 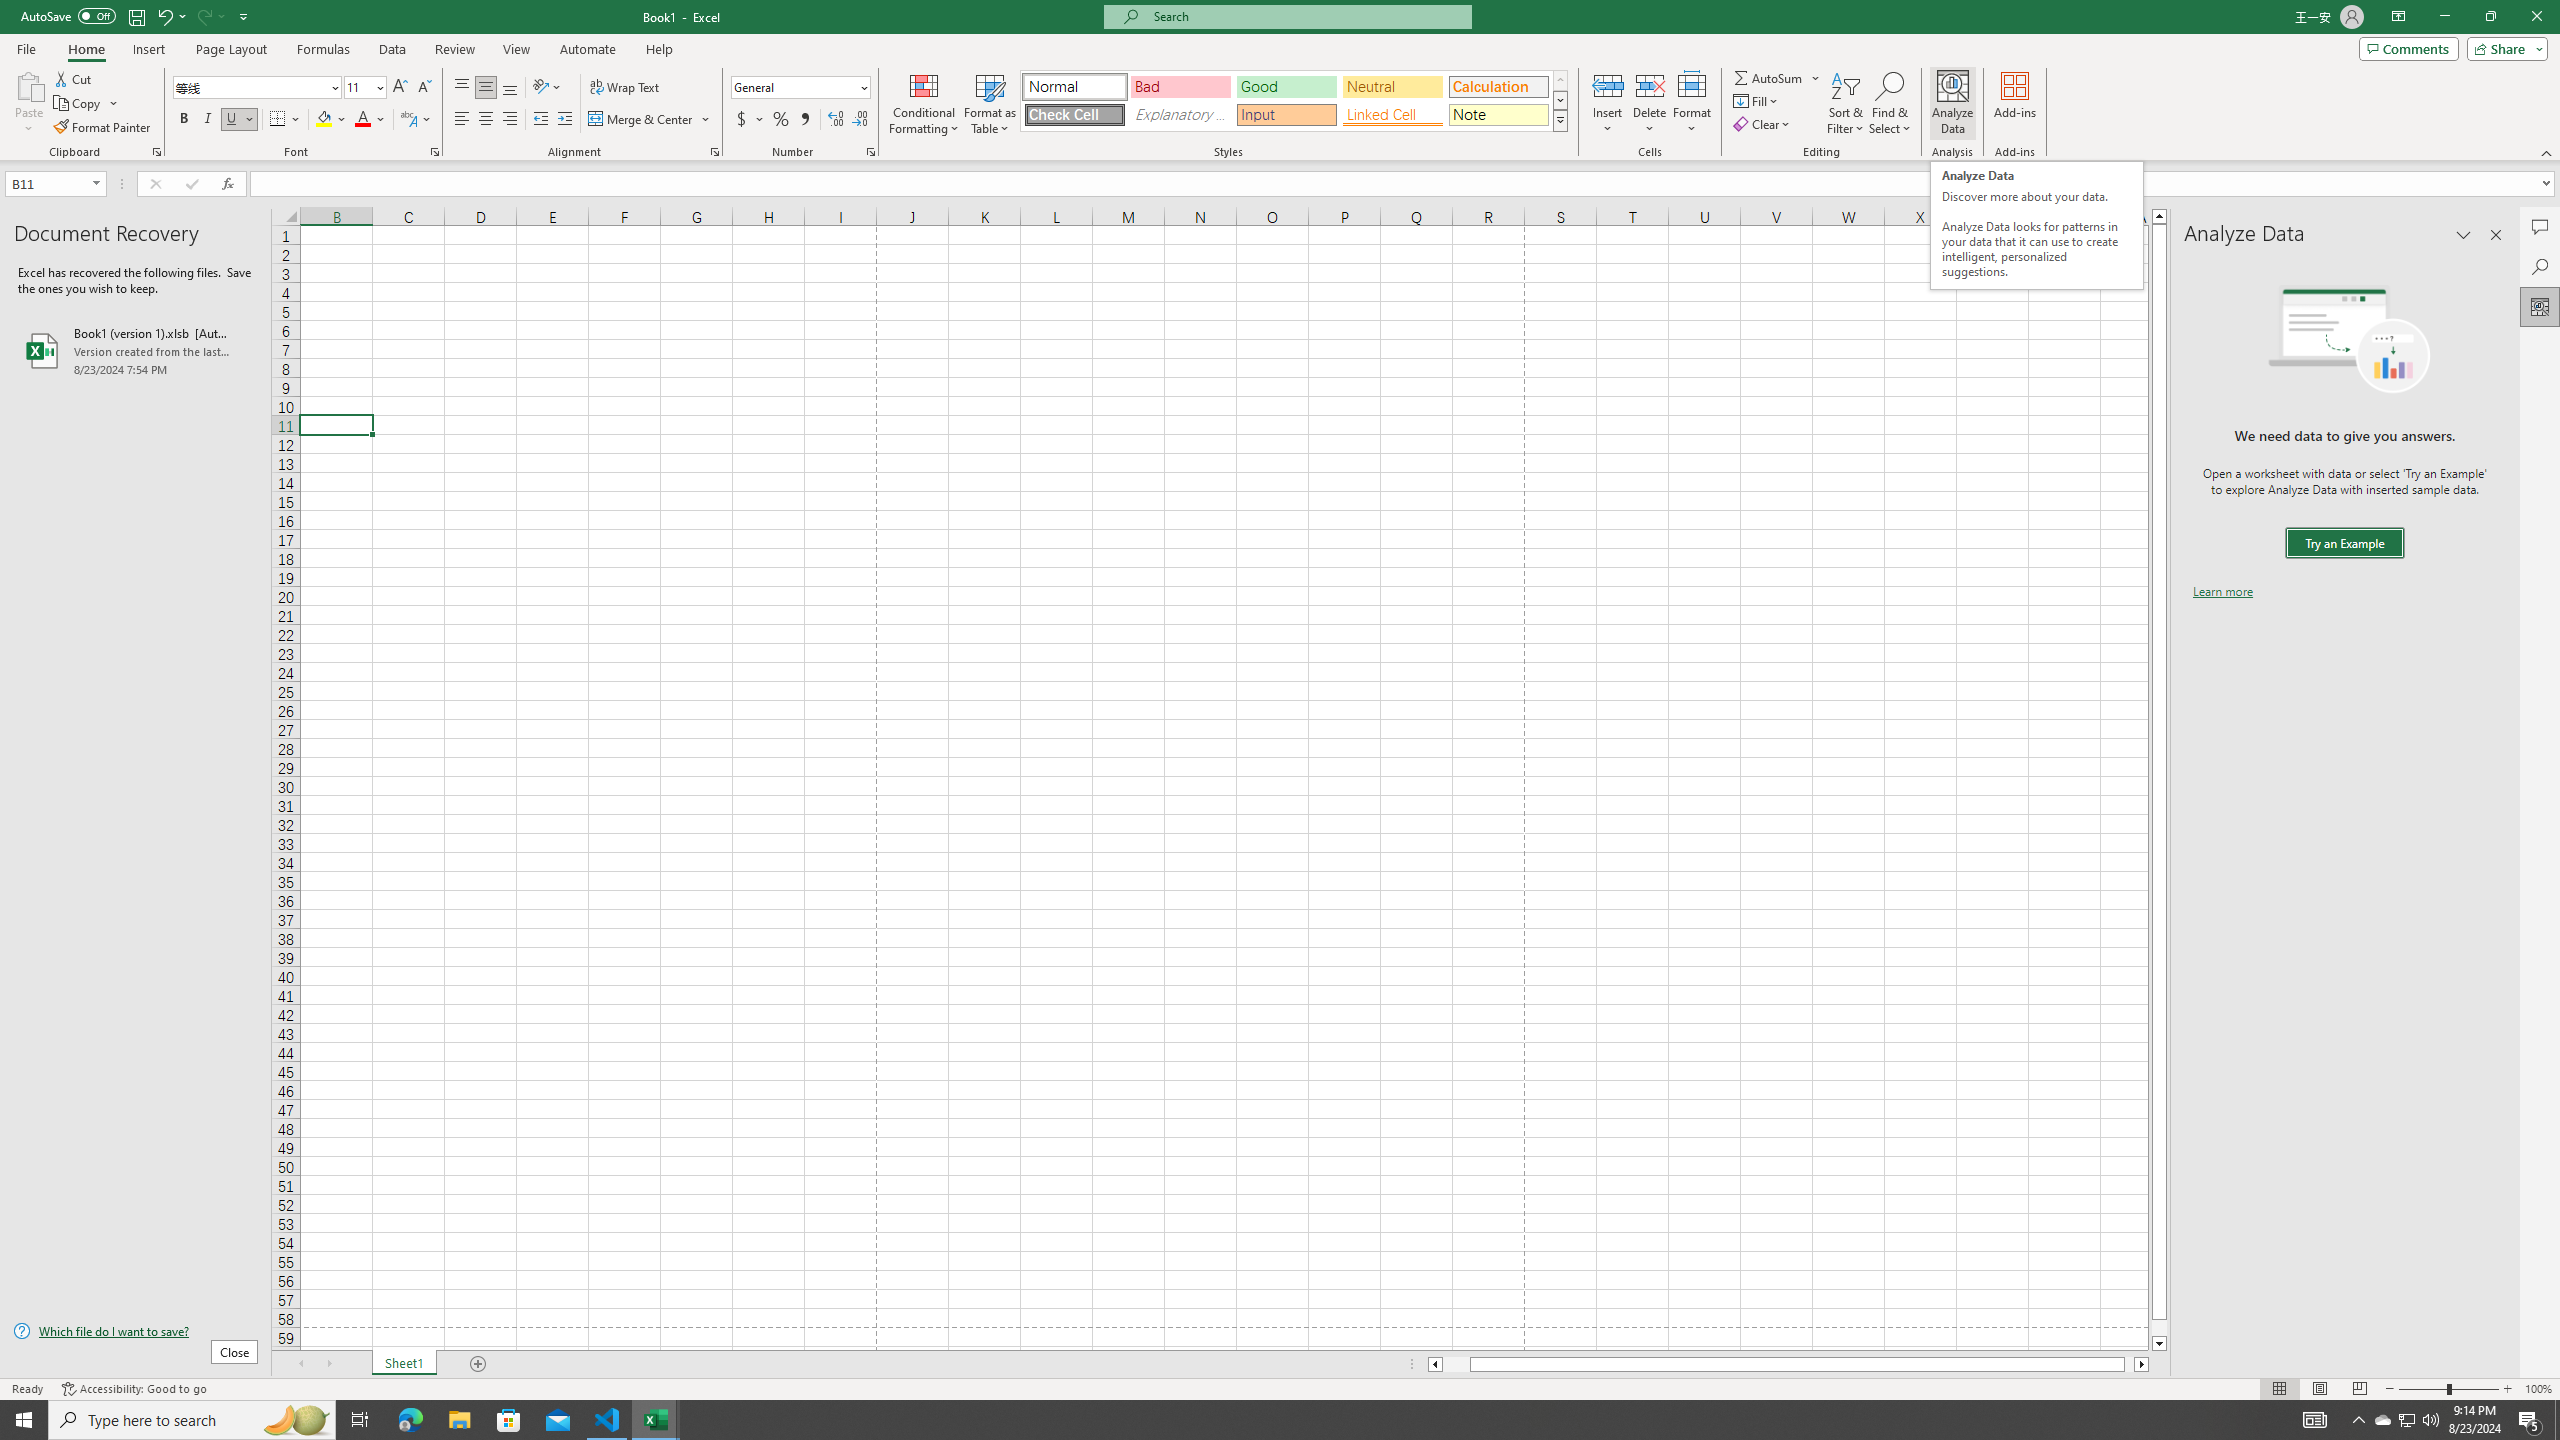 What do you see at coordinates (1075, 114) in the screenshot?
I see `'Check Cell'` at bounding box center [1075, 114].